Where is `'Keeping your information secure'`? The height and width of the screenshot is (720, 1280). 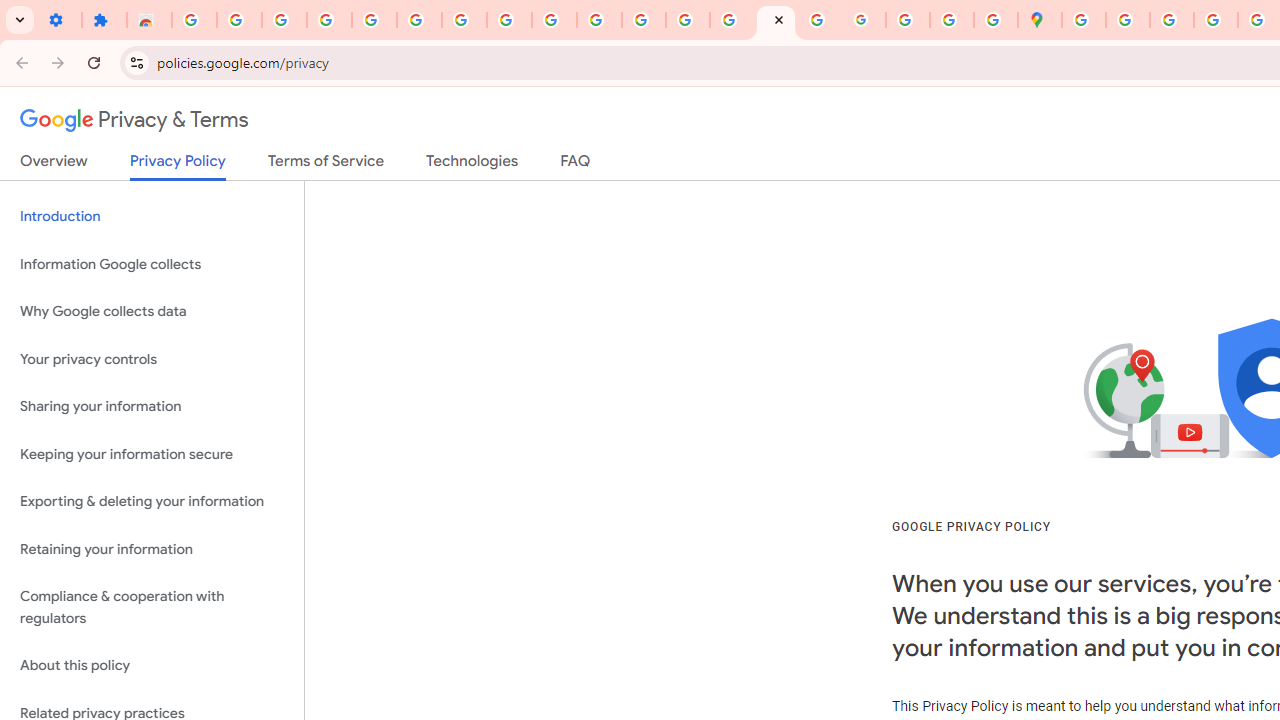
'Keeping your information secure' is located at coordinates (151, 454).